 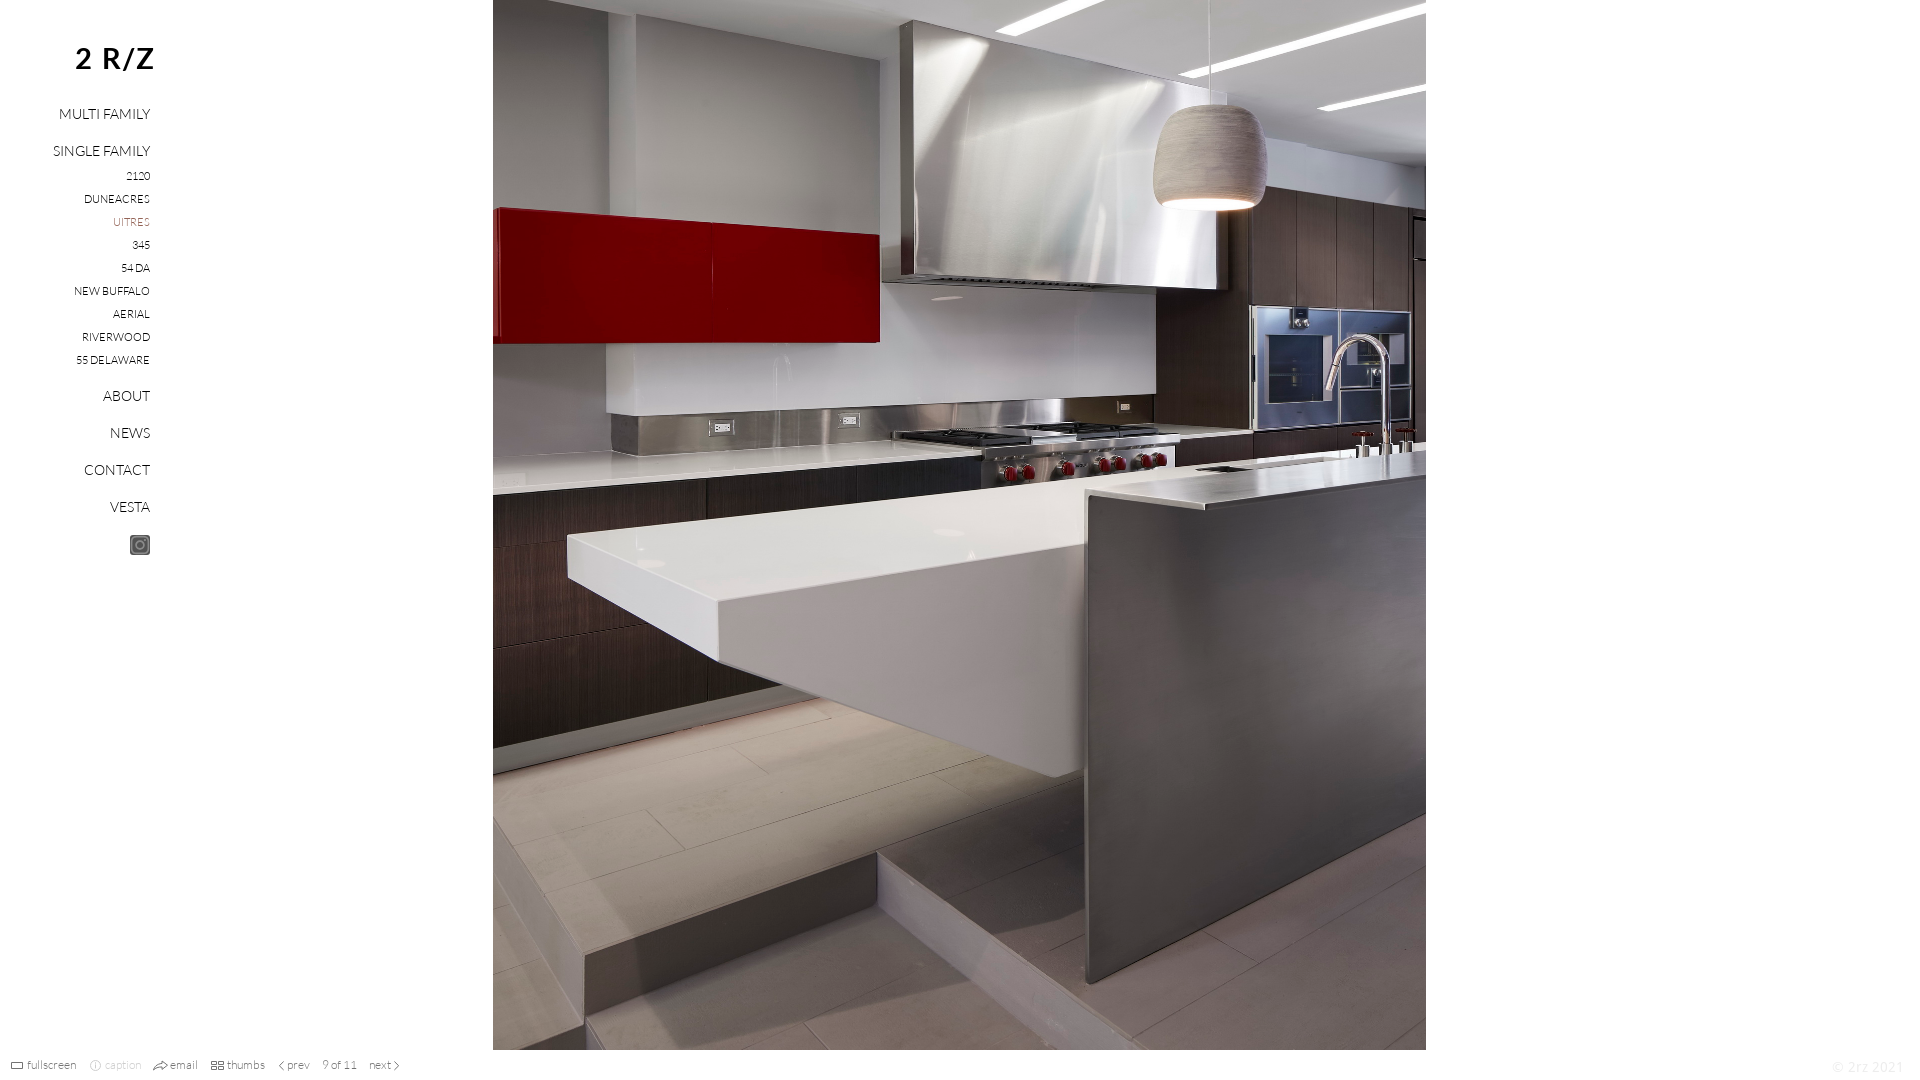 What do you see at coordinates (130, 313) in the screenshot?
I see `'AERIAL'` at bounding box center [130, 313].